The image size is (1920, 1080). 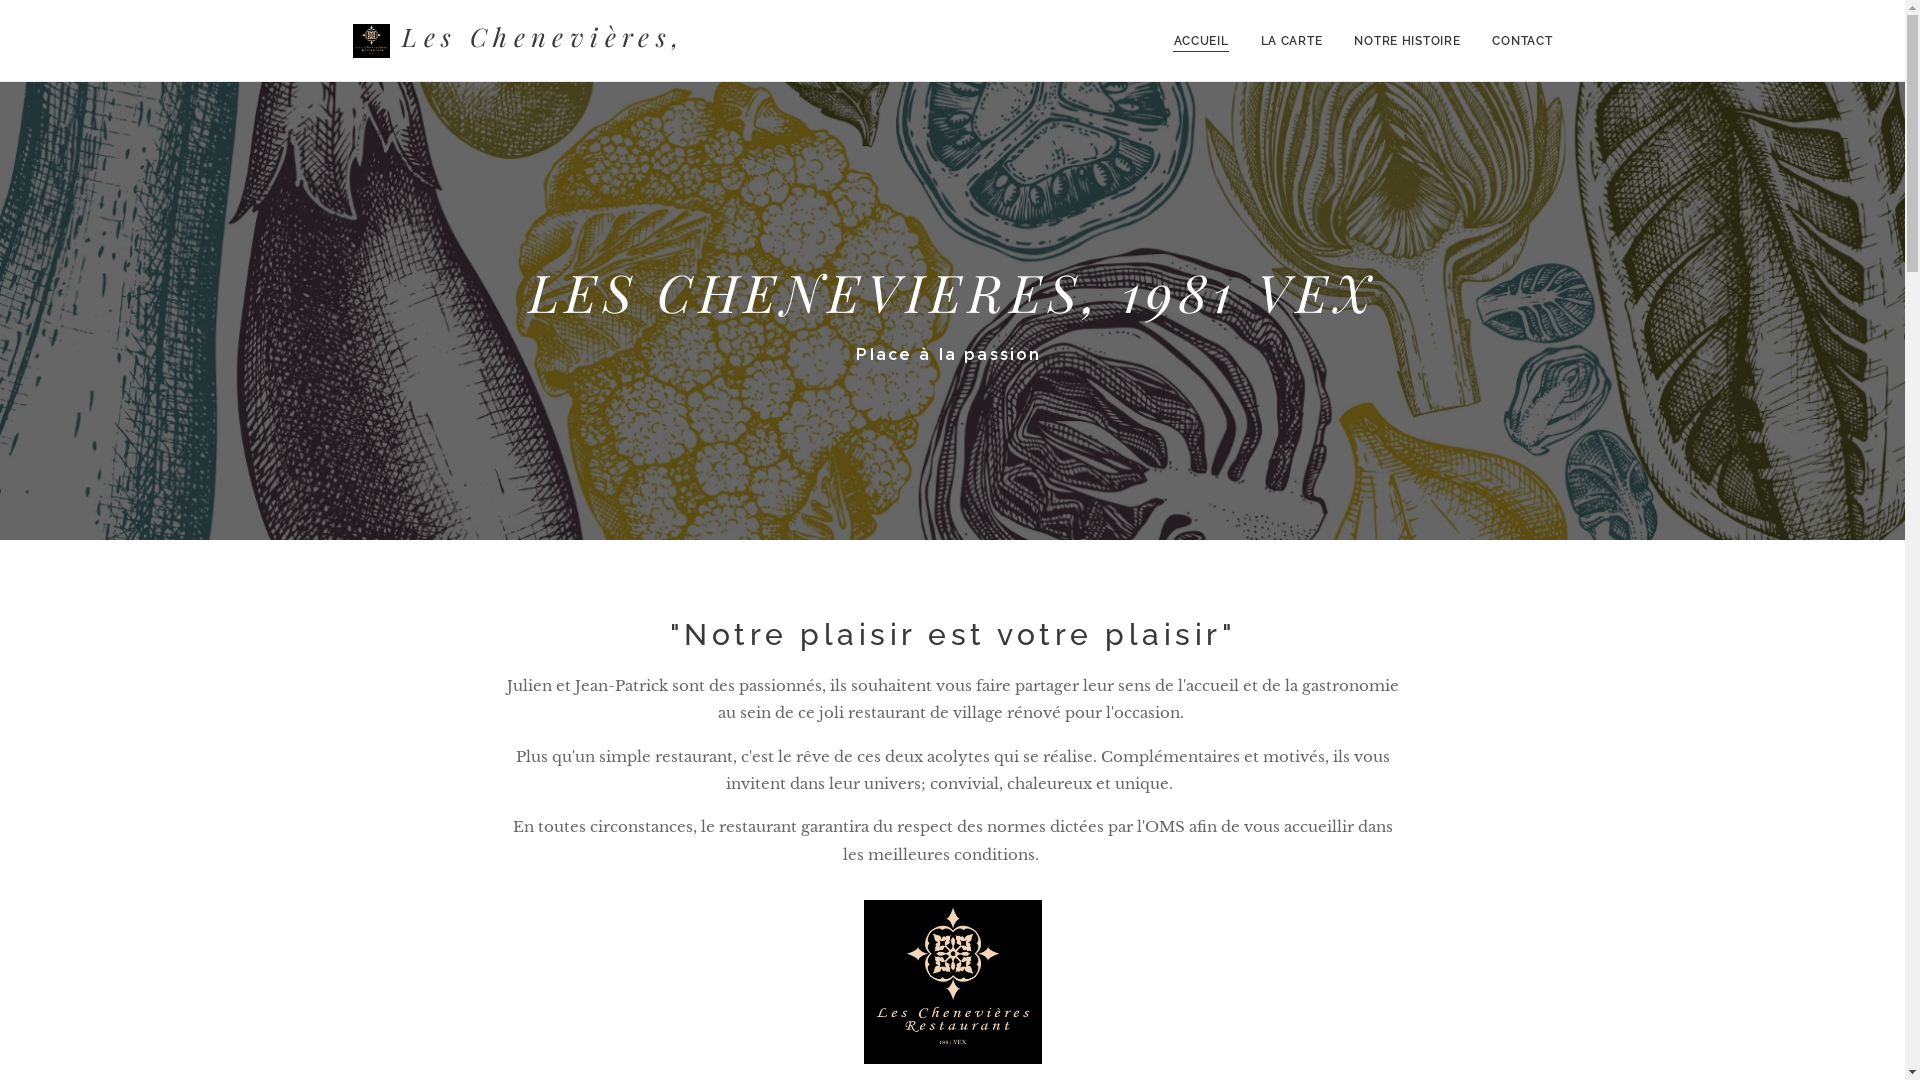 I want to click on 'NOTRE HISTOIRE', so click(x=1405, y=41).